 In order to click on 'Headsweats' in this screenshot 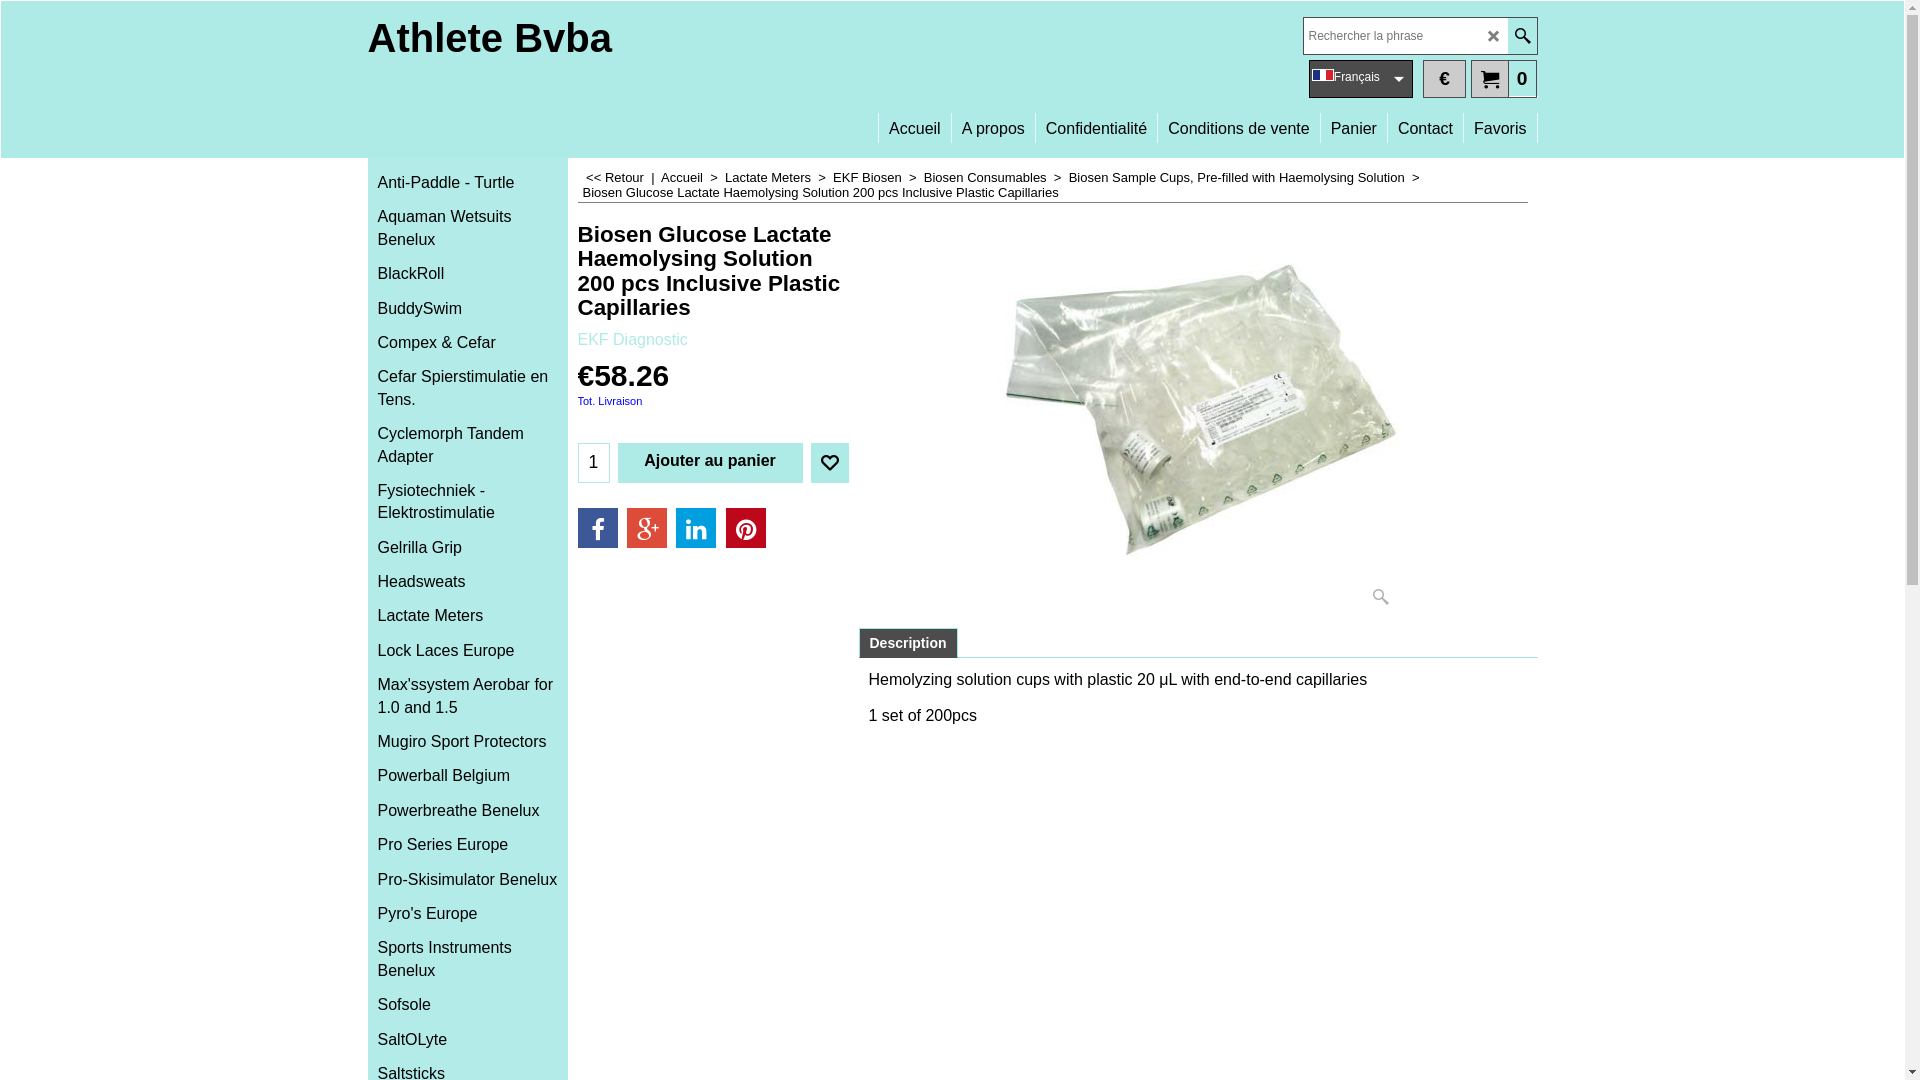, I will do `click(368, 582)`.